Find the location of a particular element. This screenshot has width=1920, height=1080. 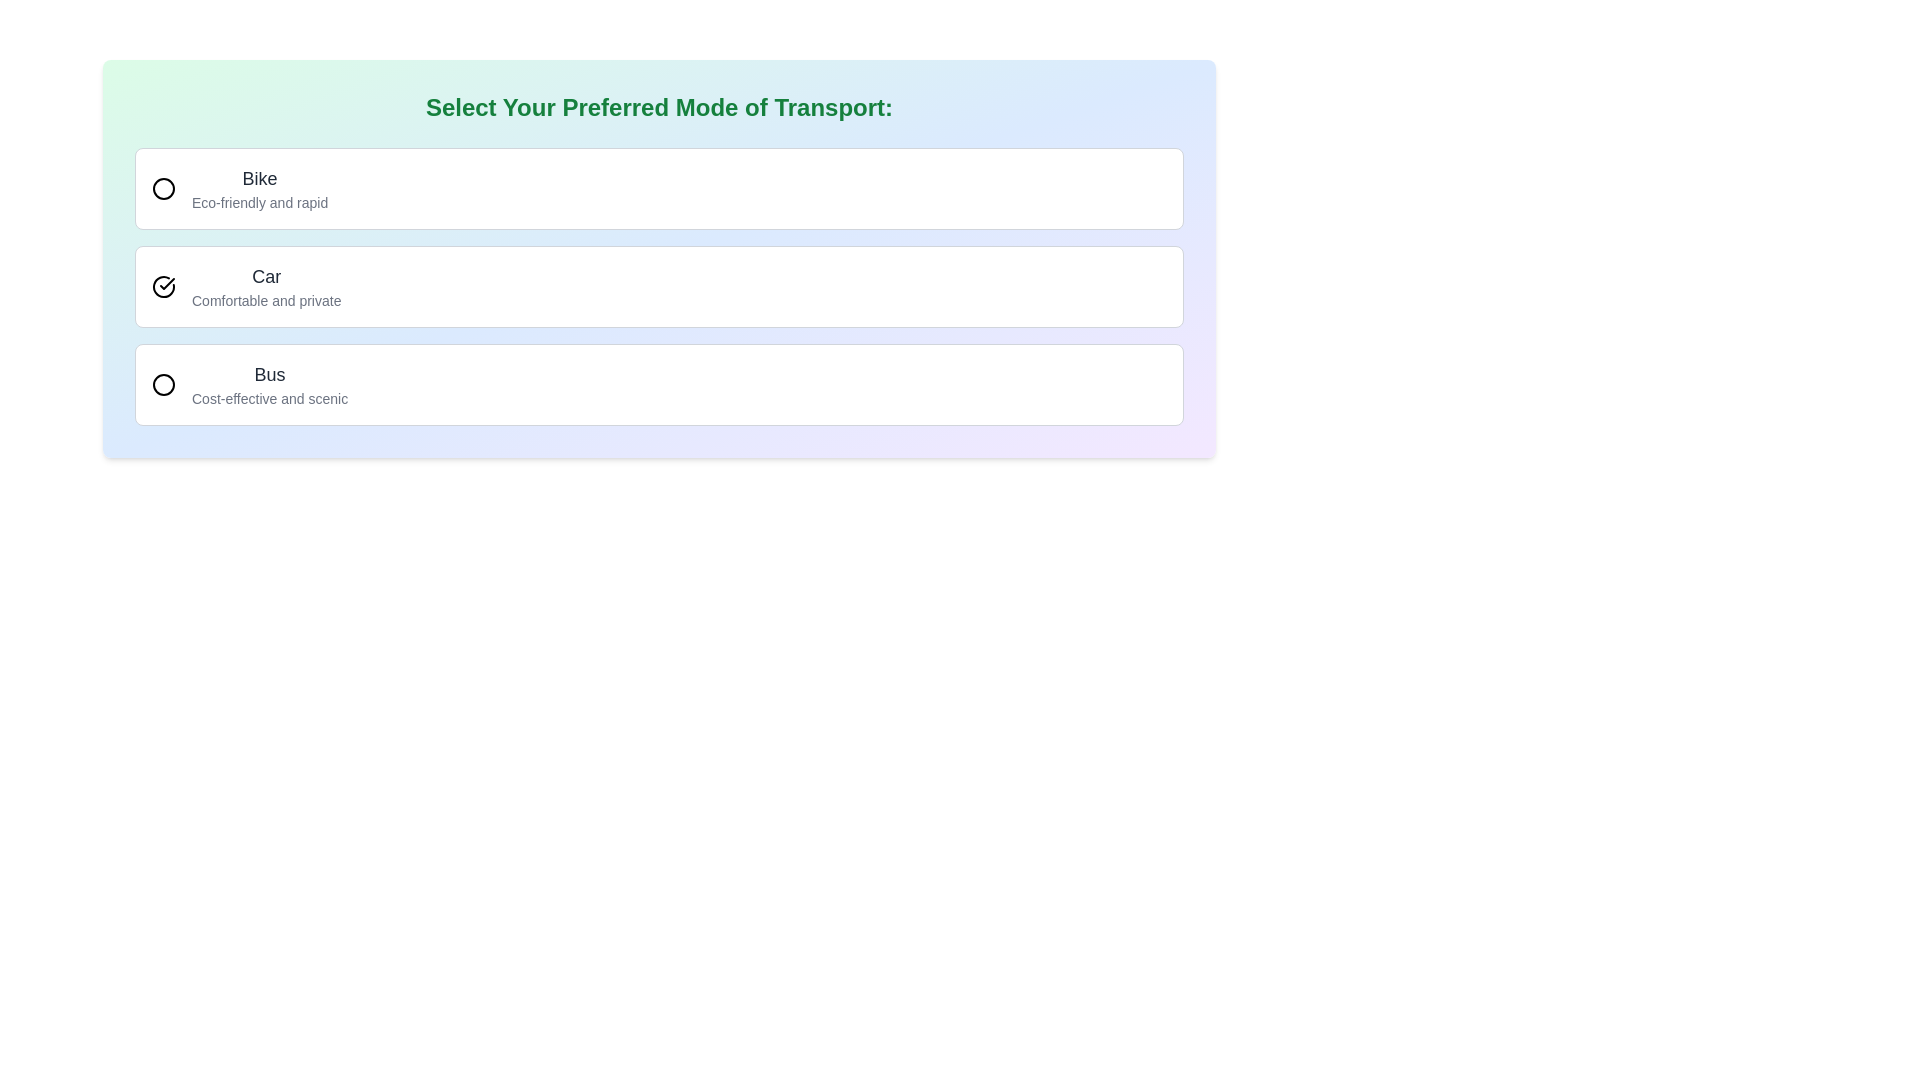

the first option card labeled 'Bike' in the selection list is located at coordinates (659, 189).